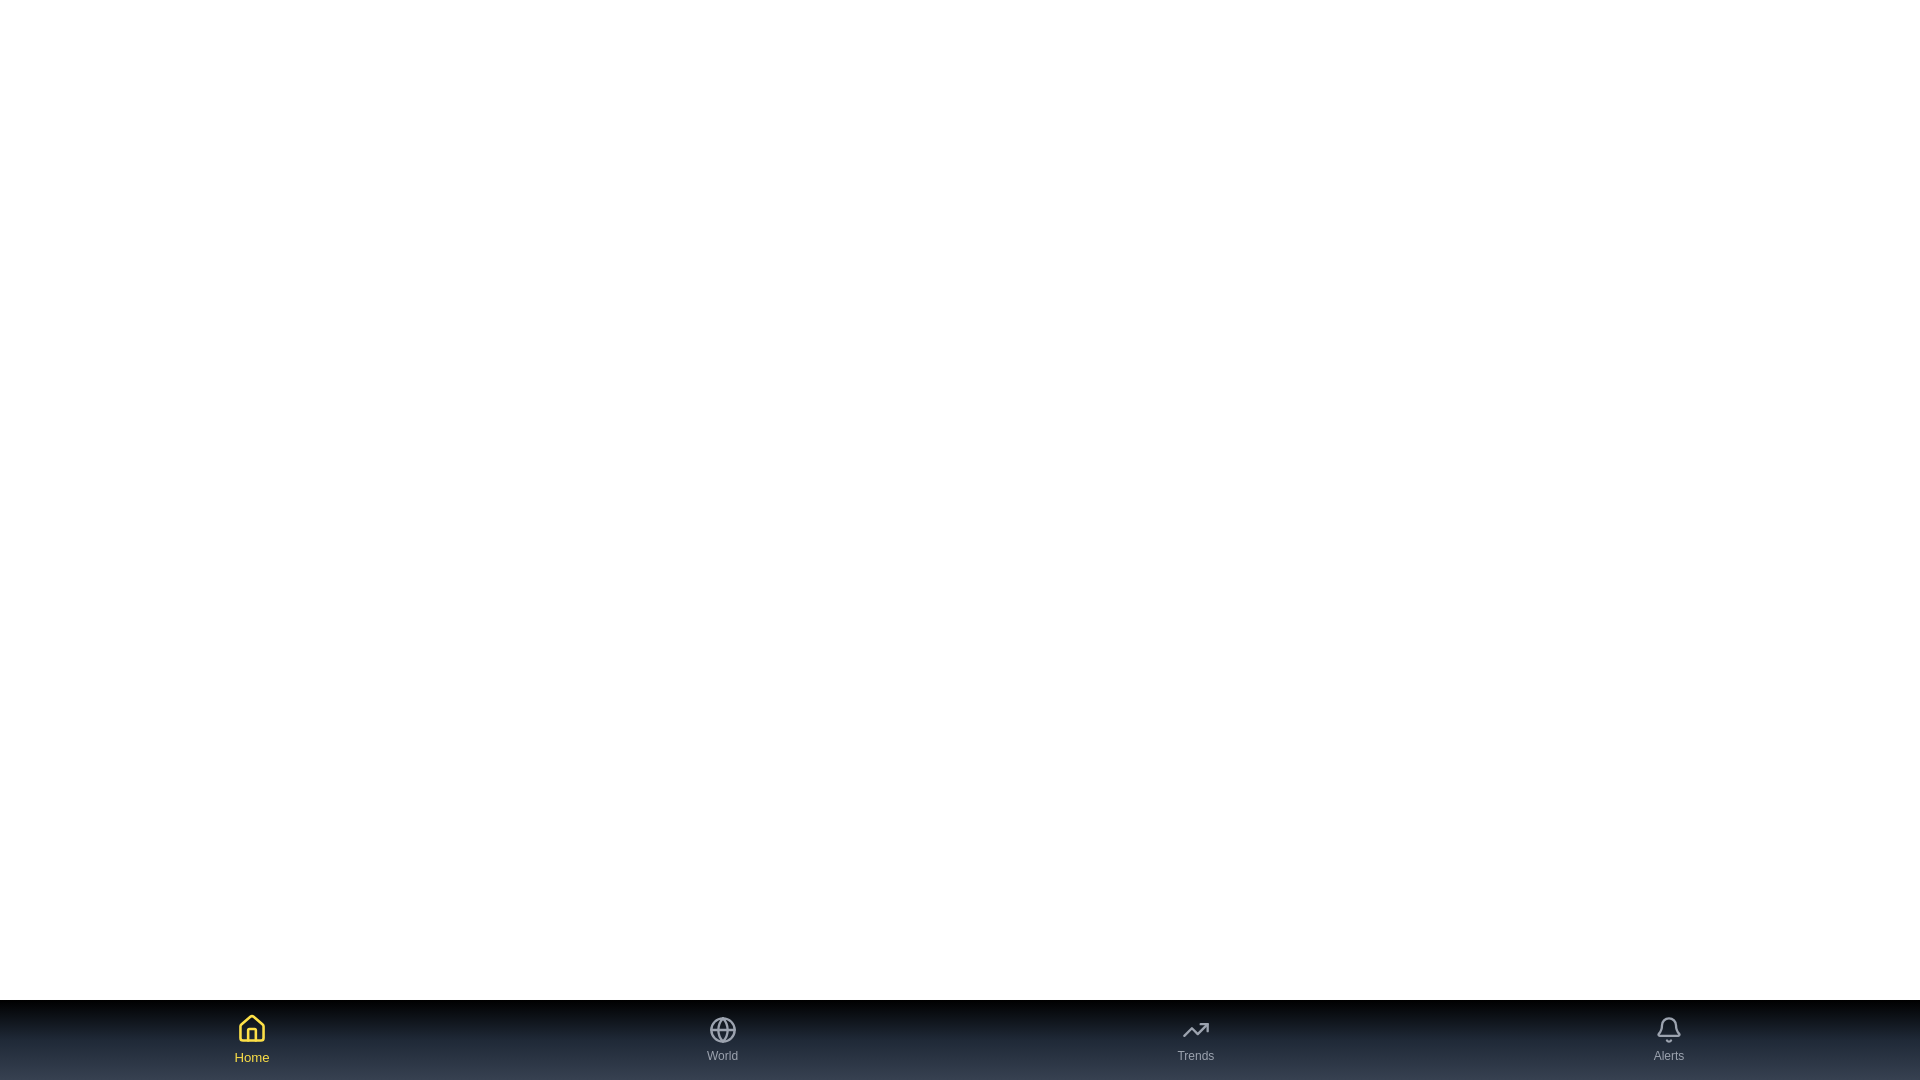  What do you see at coordinates (1195, 1039) in the screenshot?
I see `the Trends button to observe the hover effect` at bounding box center [1195, 1039].